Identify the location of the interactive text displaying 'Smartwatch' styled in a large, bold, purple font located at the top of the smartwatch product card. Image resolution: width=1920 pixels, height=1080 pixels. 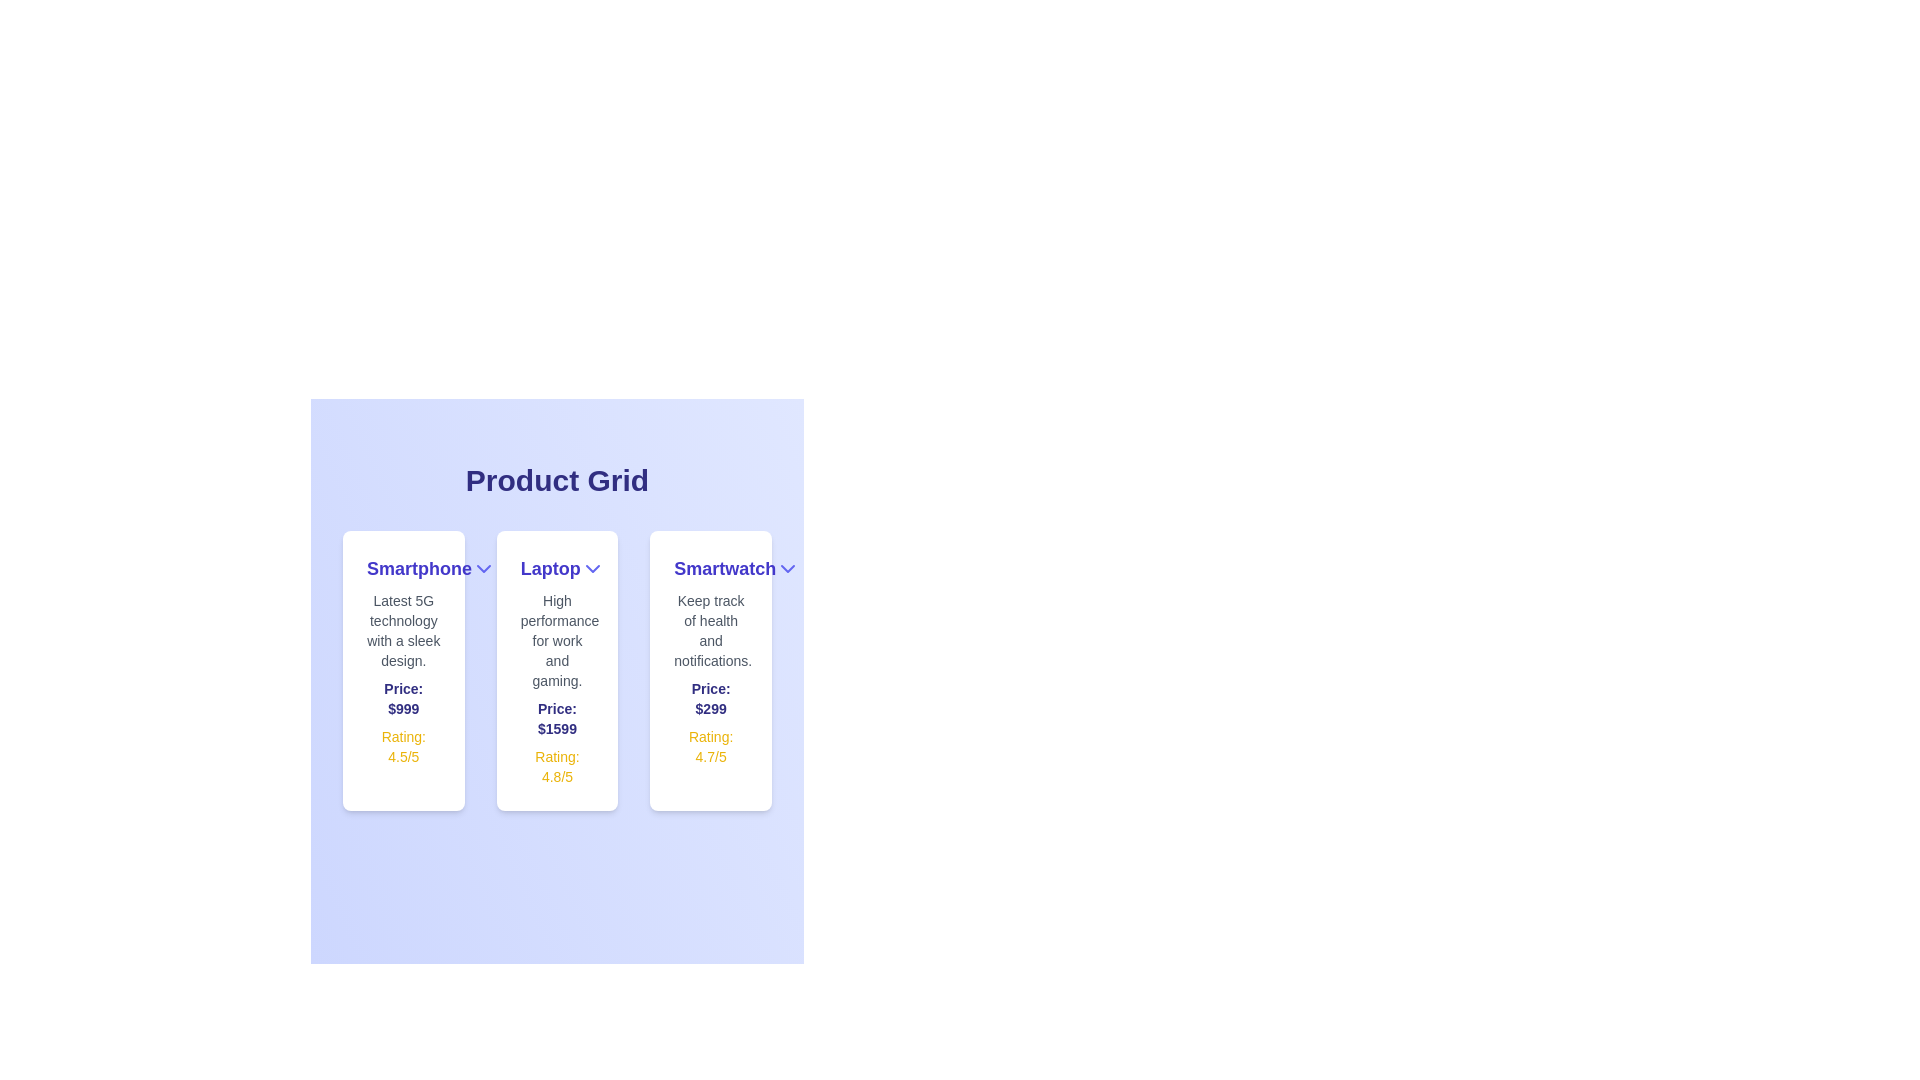
(711, 569).